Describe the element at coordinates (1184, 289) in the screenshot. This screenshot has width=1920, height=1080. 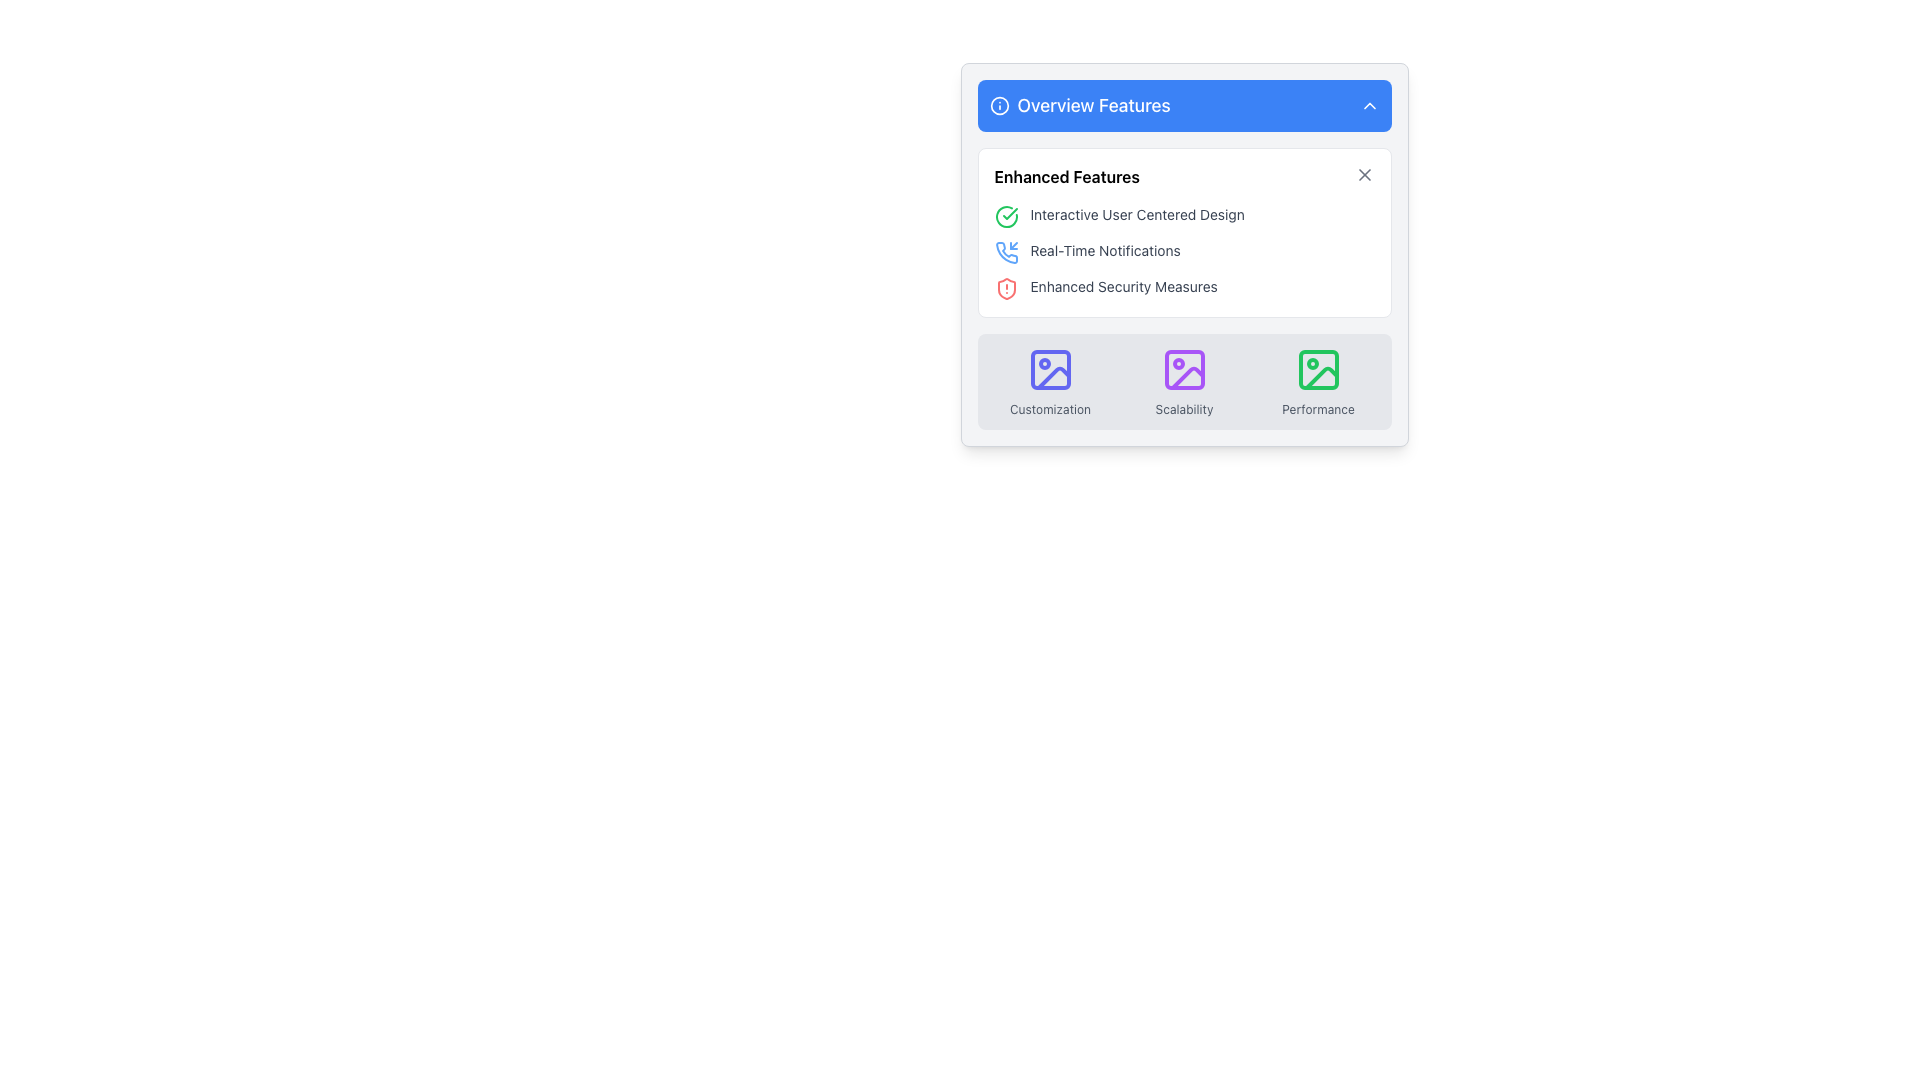
I see `the Text with icon component that features a red shield icon and the text 'Enhanced Security Measures', located in the third row of the 'Enhanced Features' list` at that location.